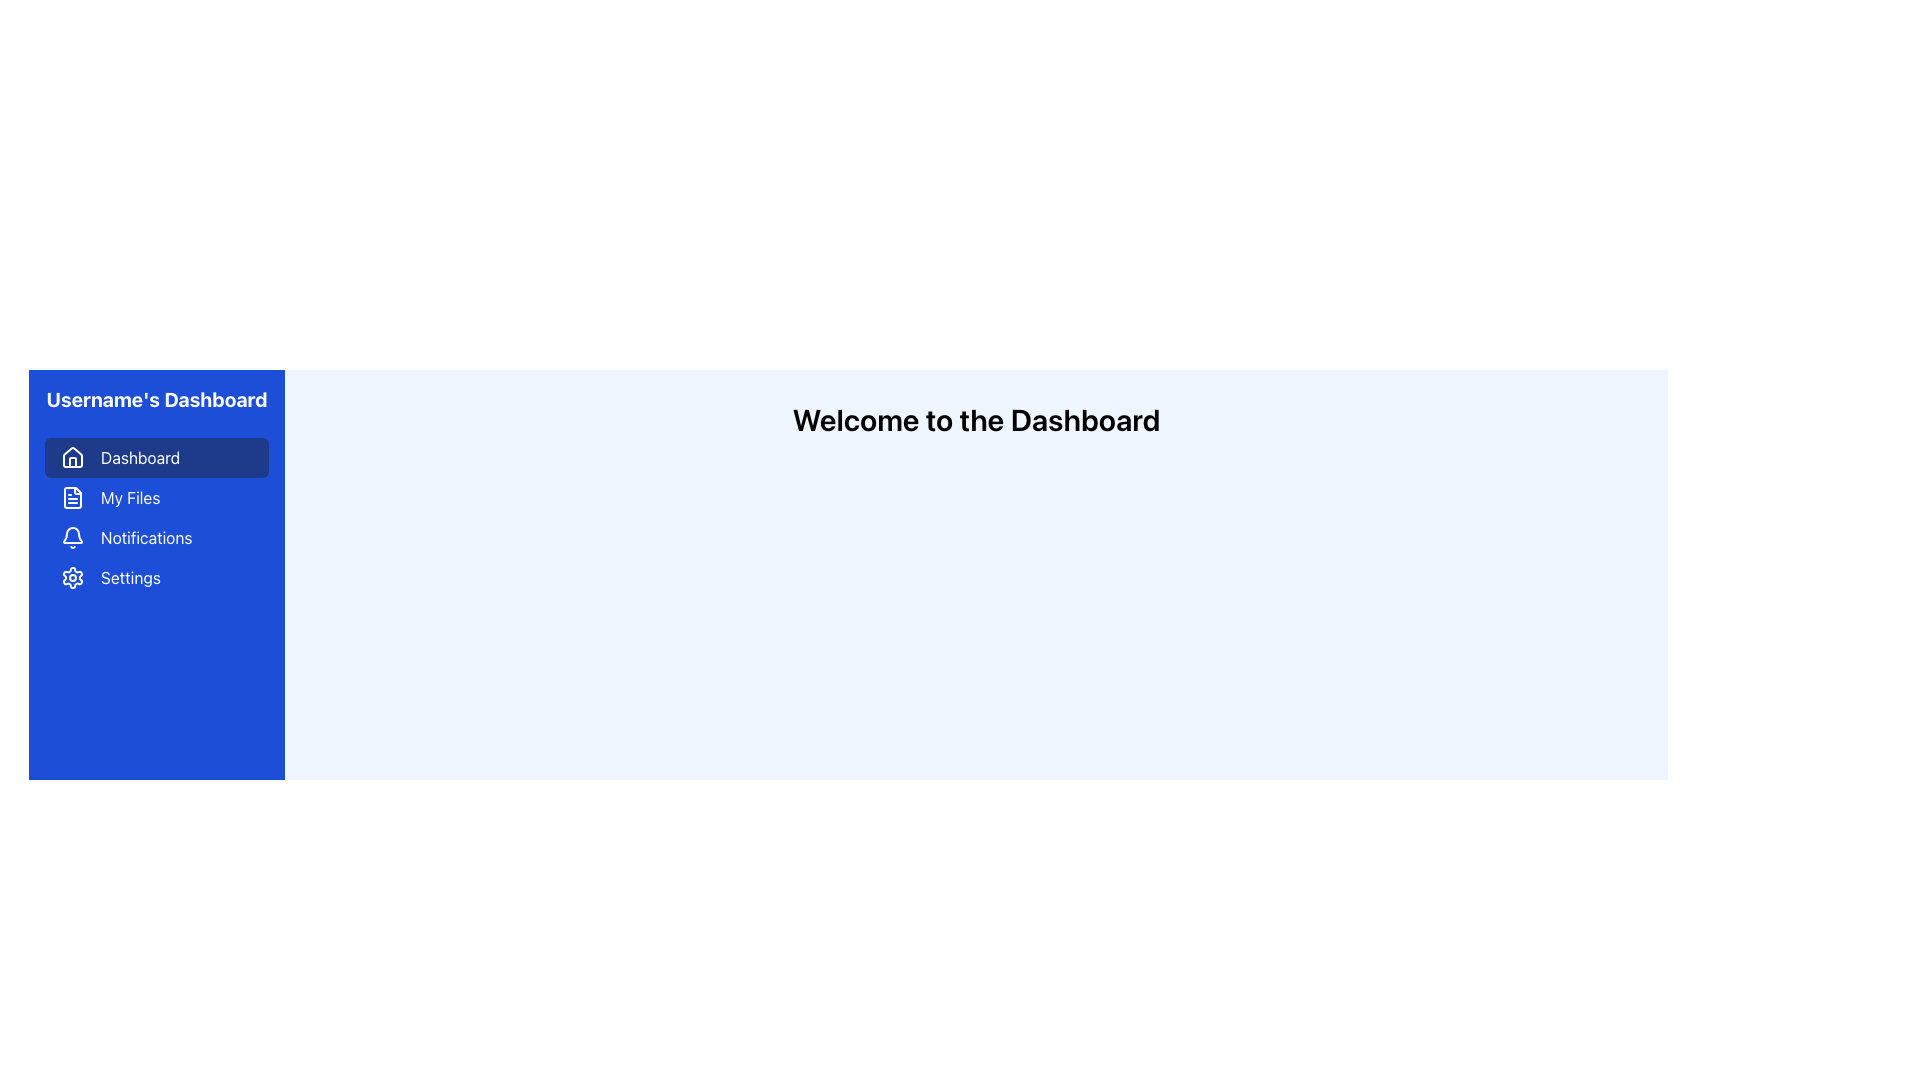  Describe the element at coordinates (156, 578) in the screenshot. I see `the 'Settings' button in the navigation menu` at that location.